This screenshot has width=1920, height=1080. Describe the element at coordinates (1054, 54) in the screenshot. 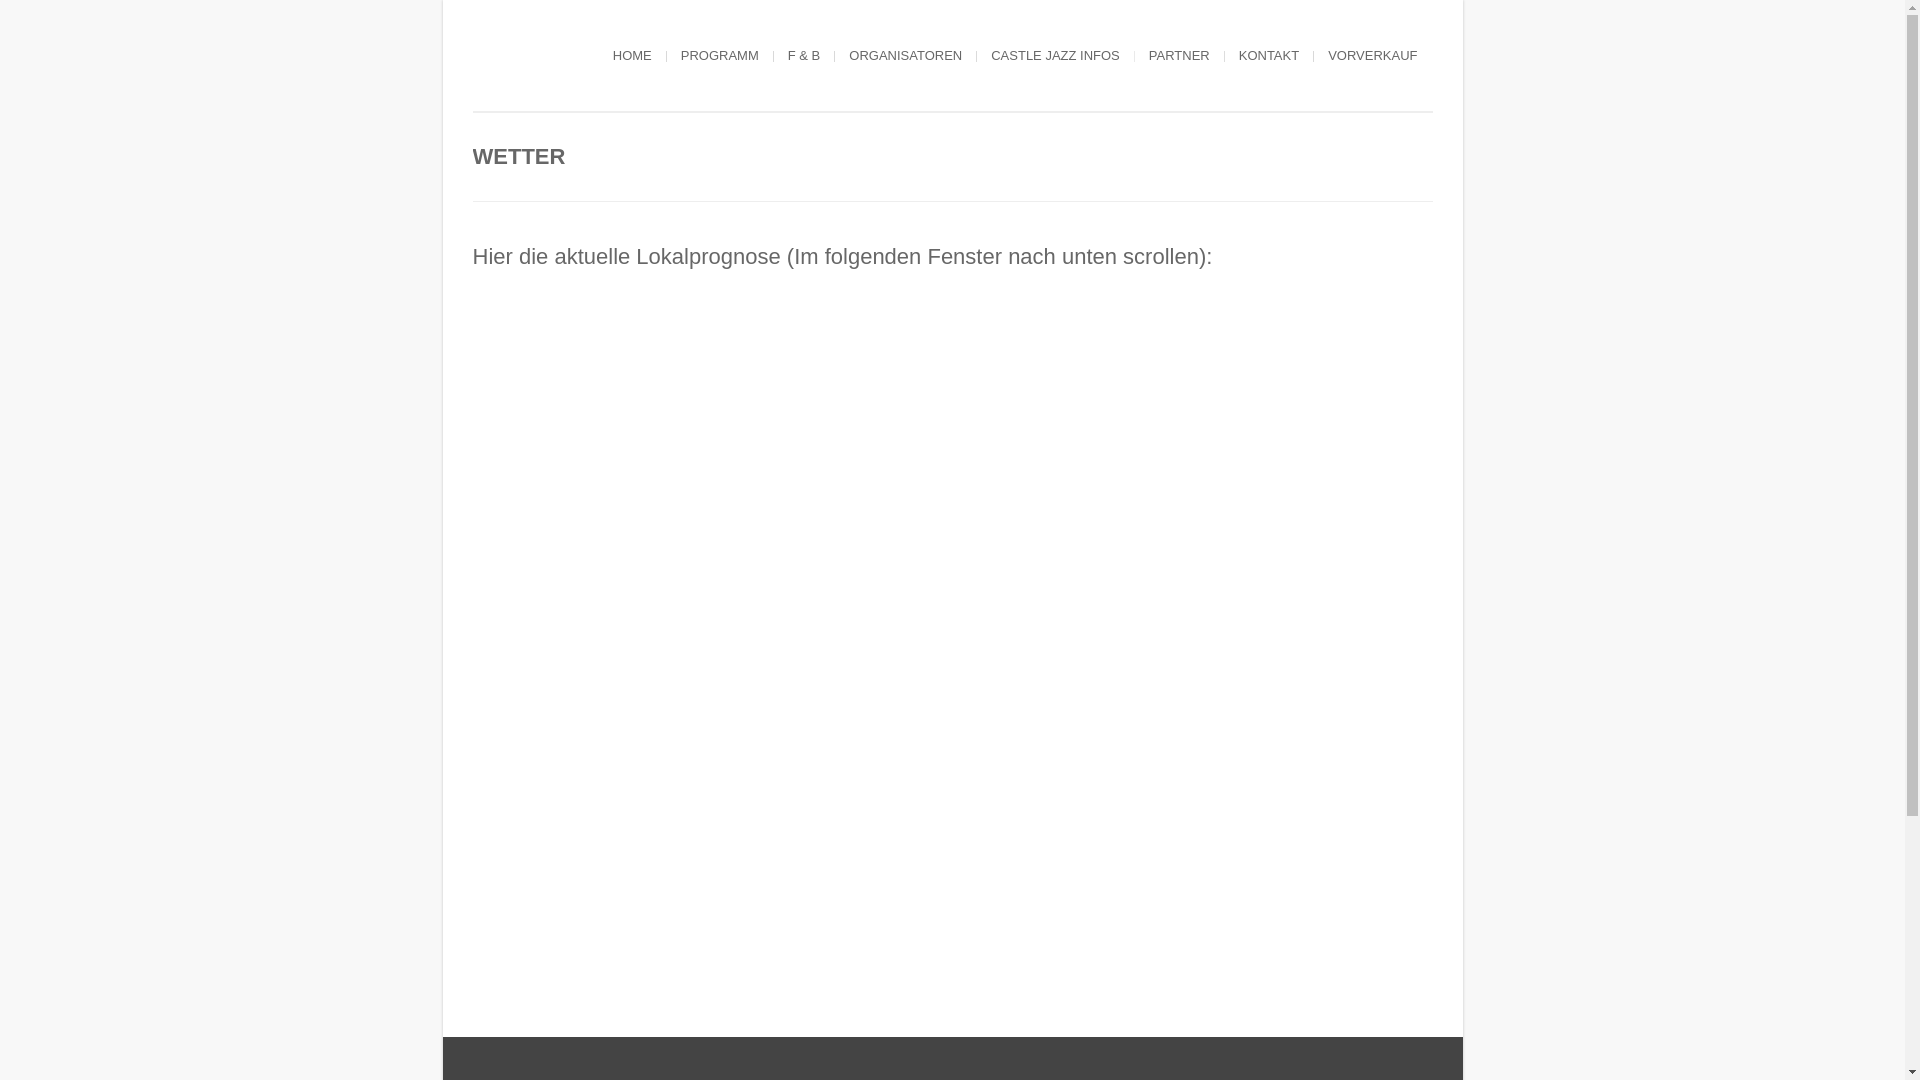

I see `'CASTLE JAZZ INFOS'` at that location.